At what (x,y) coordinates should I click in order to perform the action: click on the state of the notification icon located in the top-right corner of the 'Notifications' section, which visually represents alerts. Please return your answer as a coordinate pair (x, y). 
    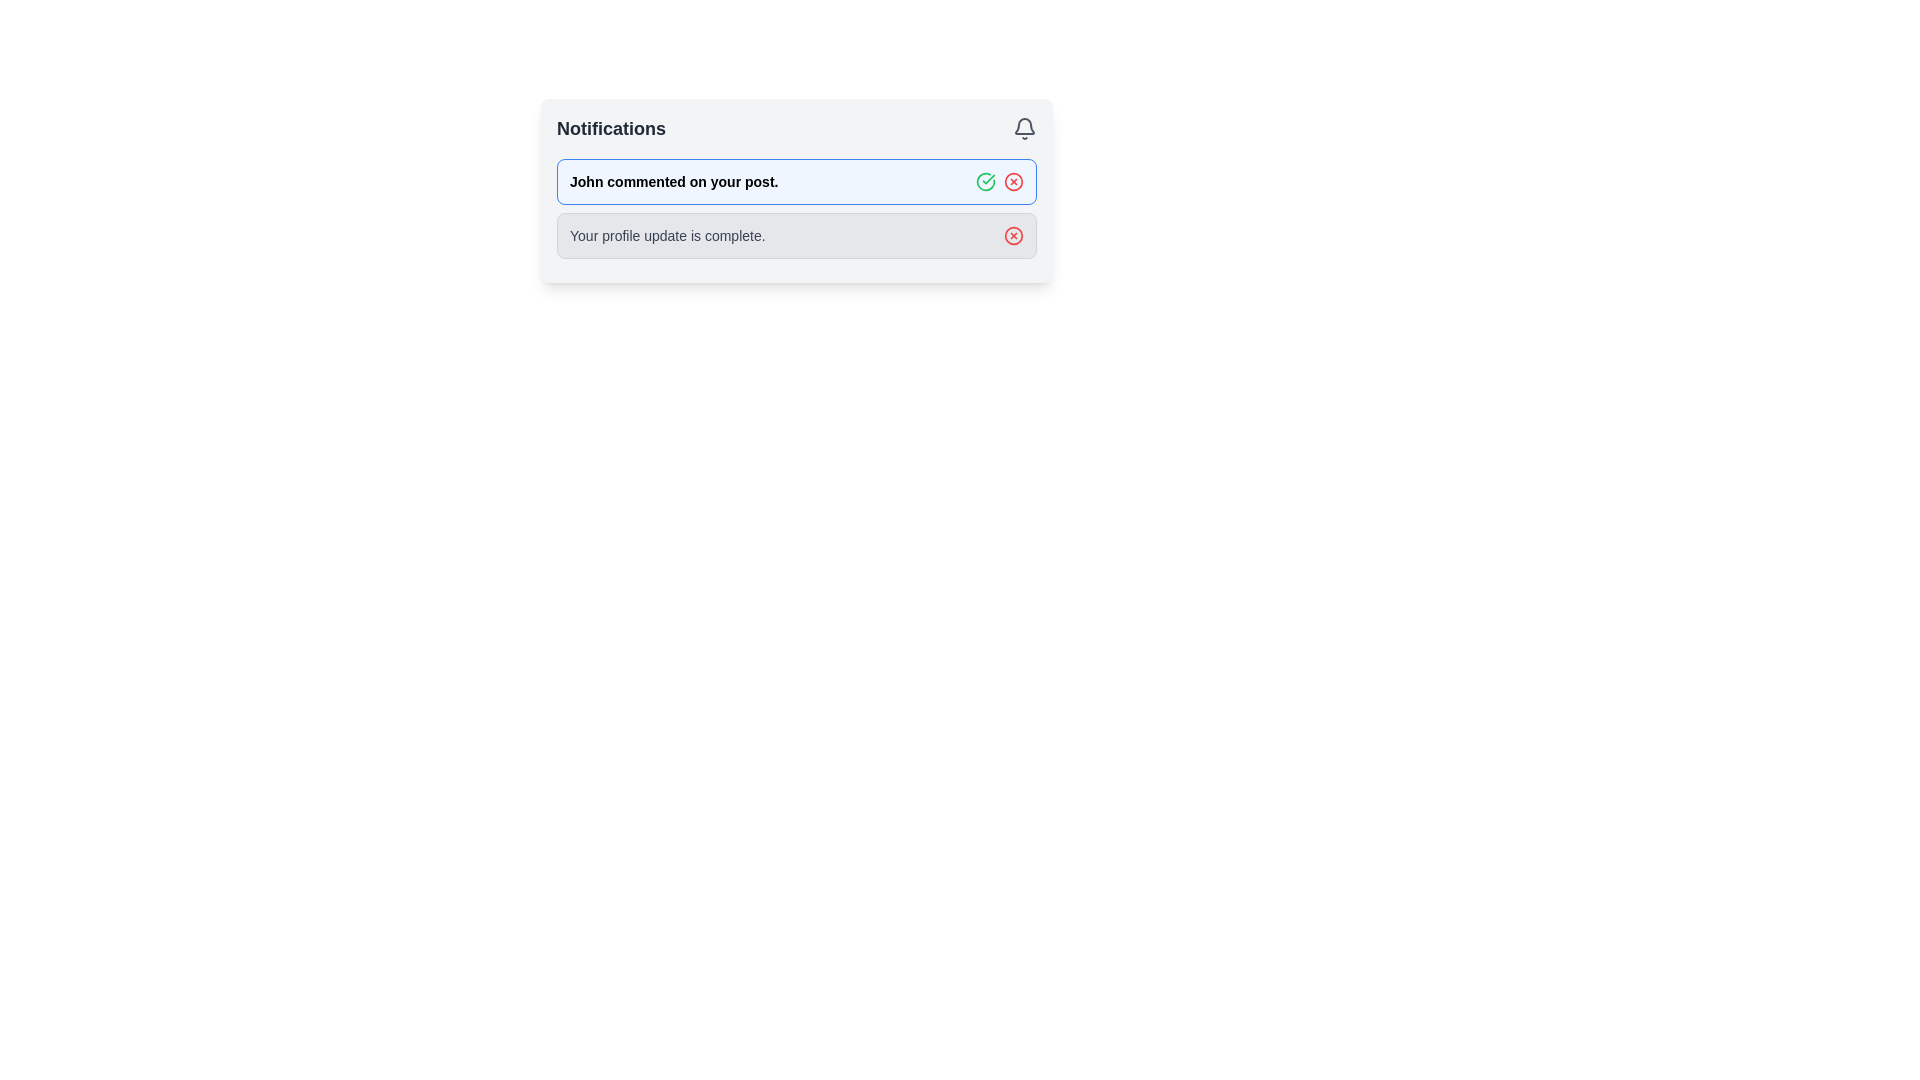
    Looking at the image, I should click on (1025, 128).